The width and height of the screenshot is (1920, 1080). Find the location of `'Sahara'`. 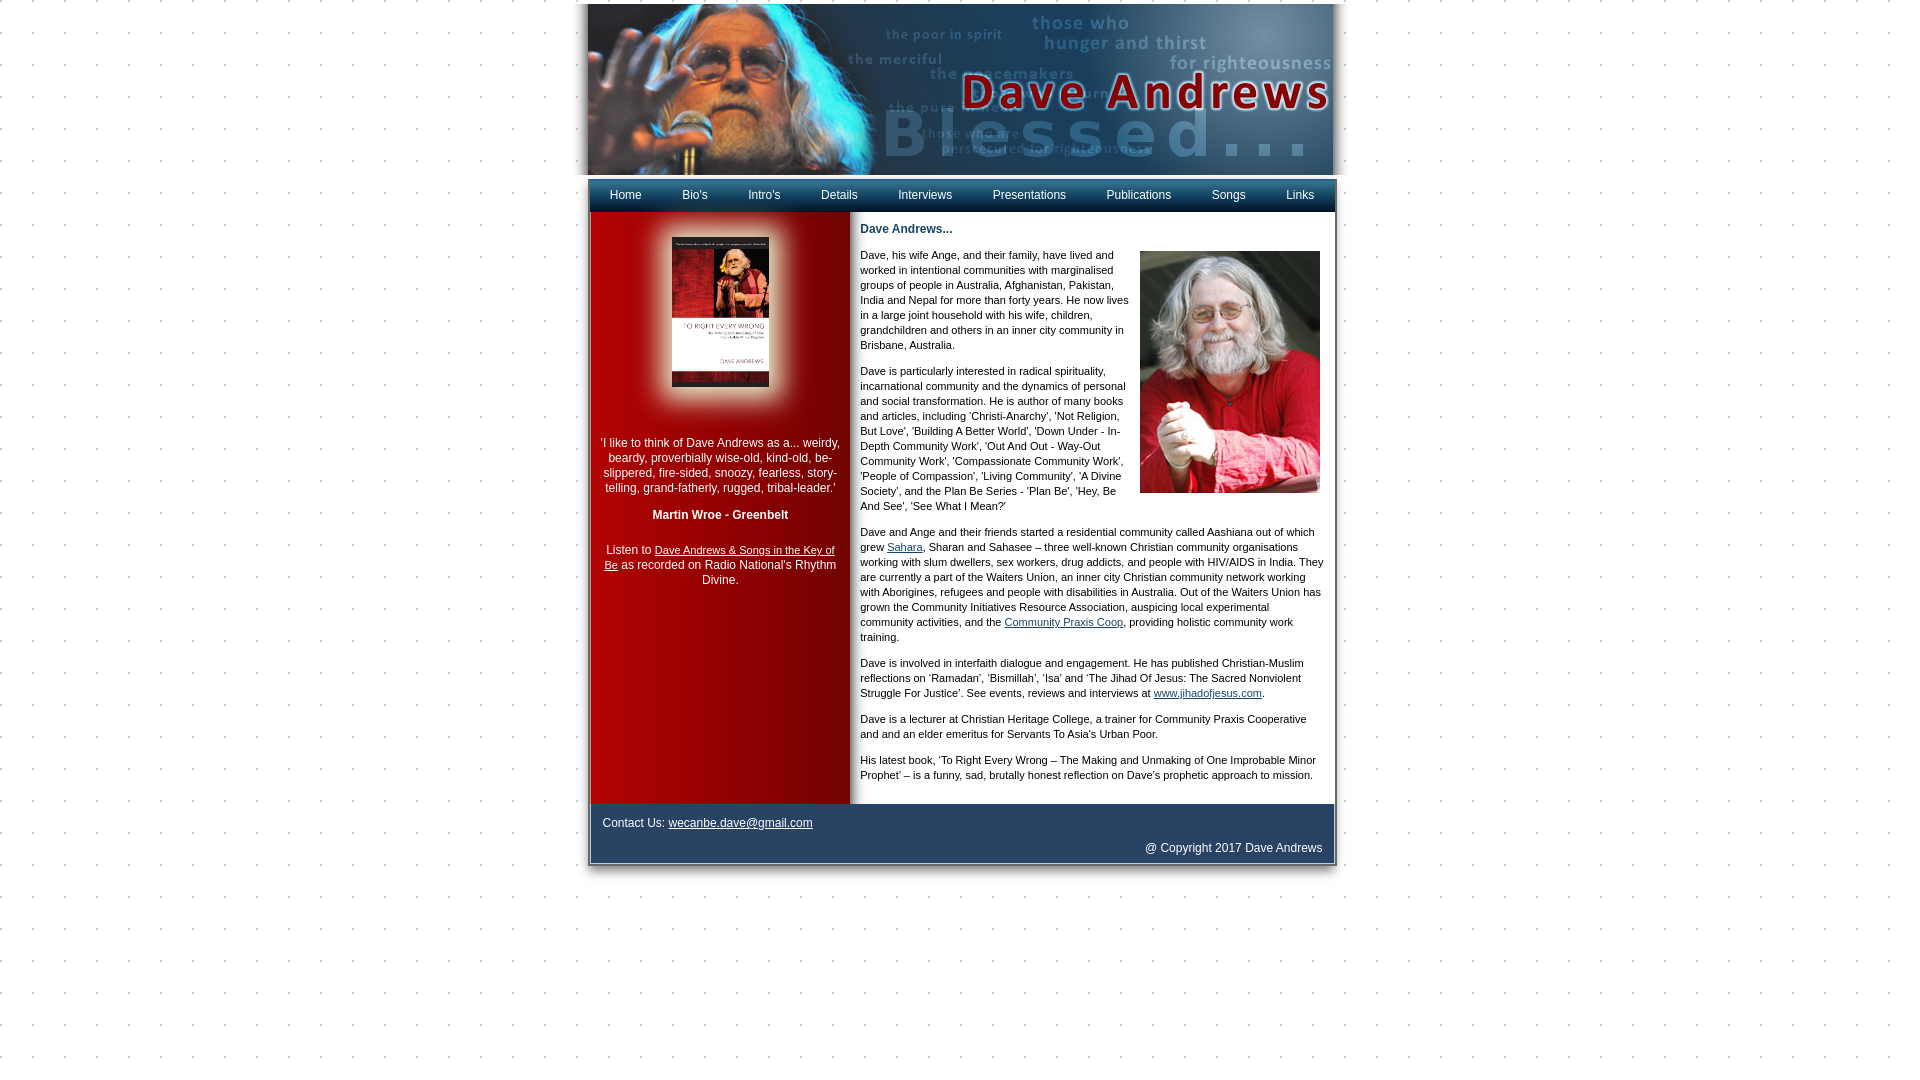

'Sahara' is located at coordinates (886, 547).